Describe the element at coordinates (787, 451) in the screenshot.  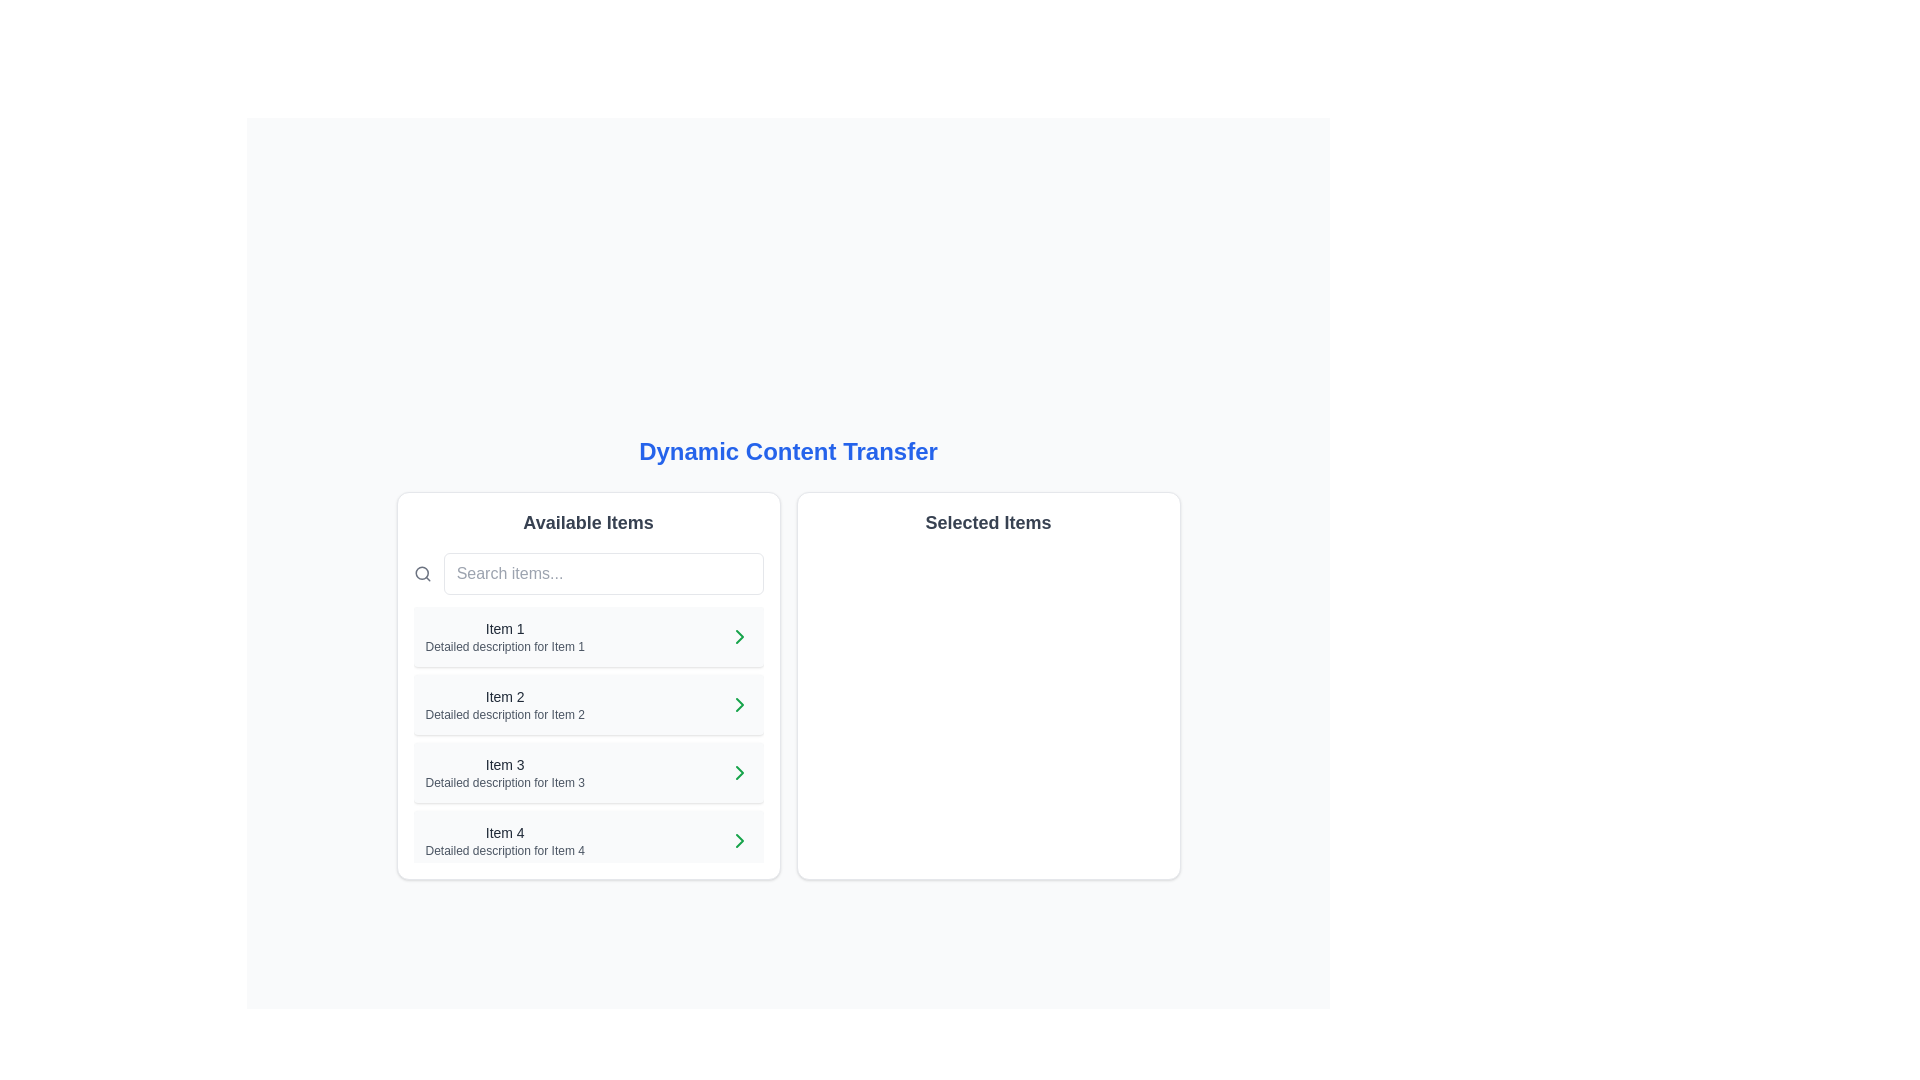
I see `the prominently displayed title 'Dynamic Content Transfer' which is styled with a bold and large blue font at the top of the interface` at that location.